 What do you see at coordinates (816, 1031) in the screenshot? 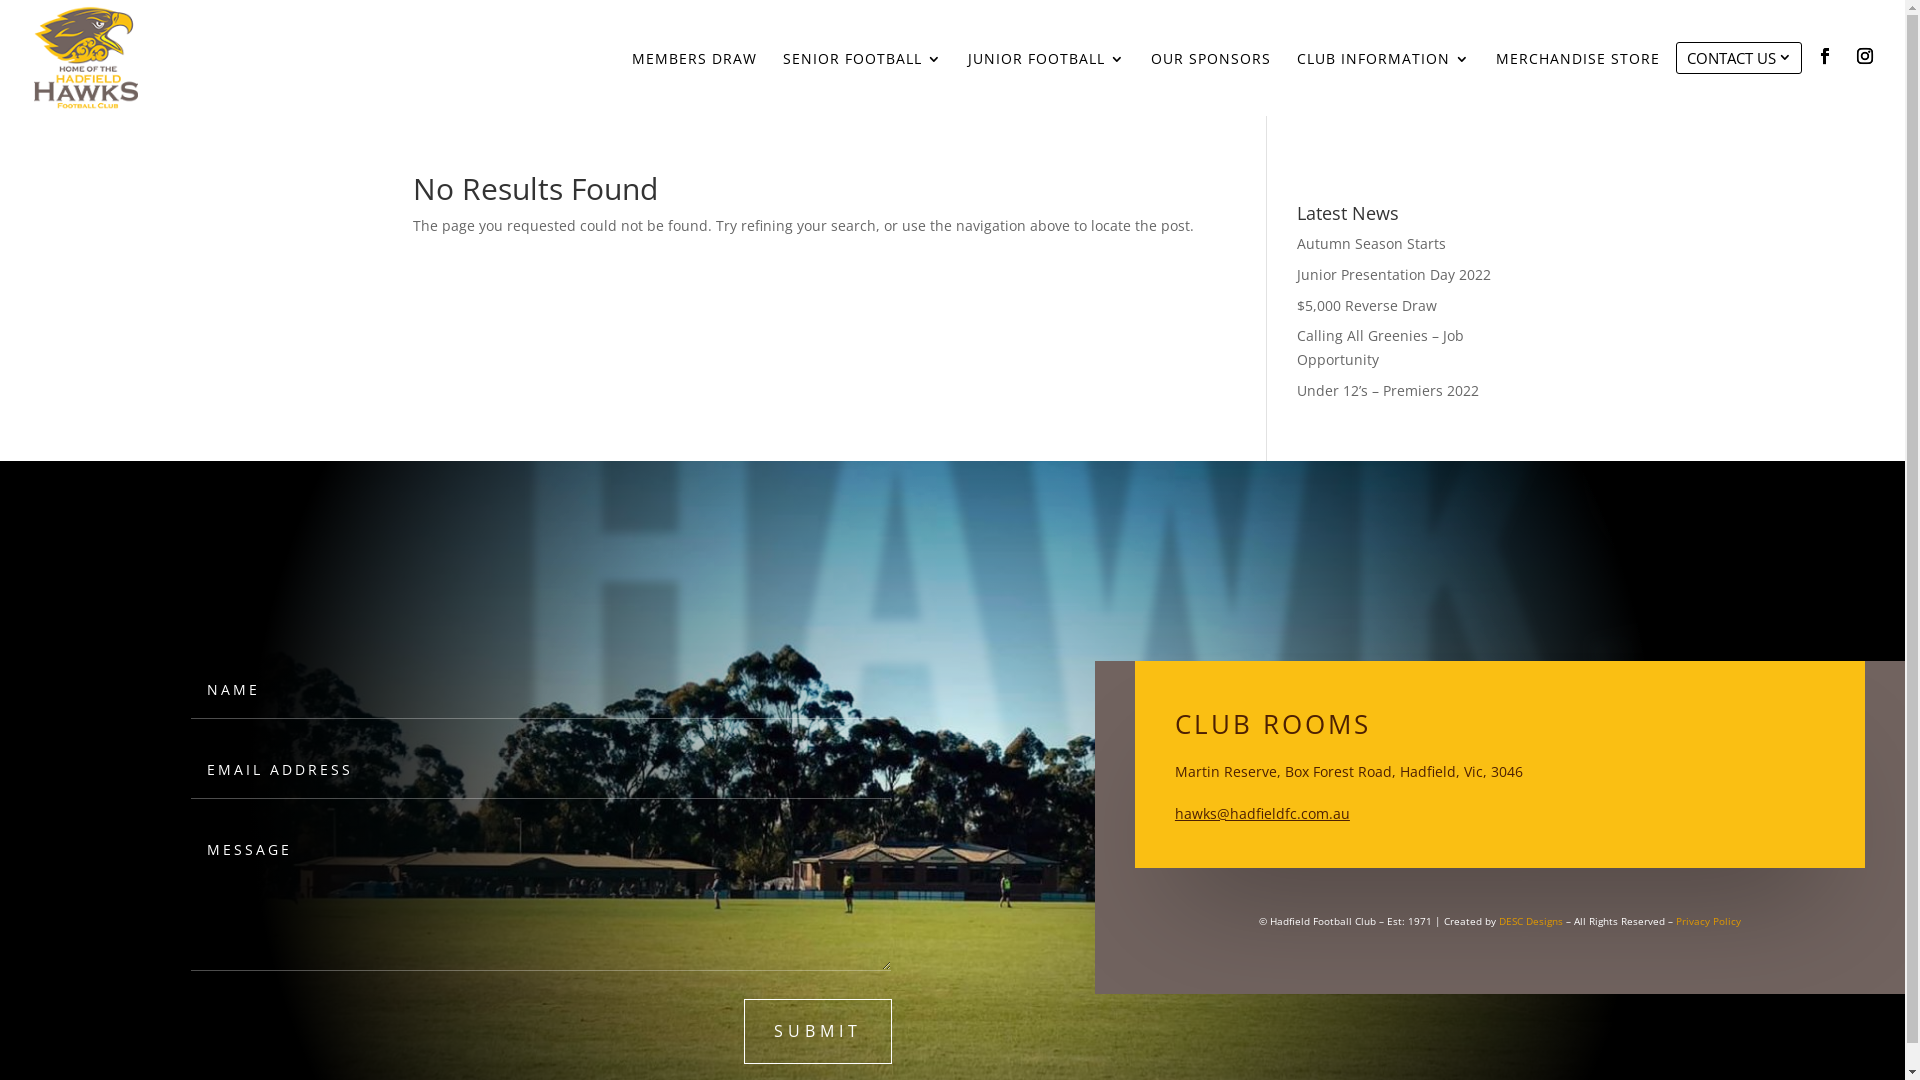
I see `'SUBMIT'` at bounding box center [816, 1031].